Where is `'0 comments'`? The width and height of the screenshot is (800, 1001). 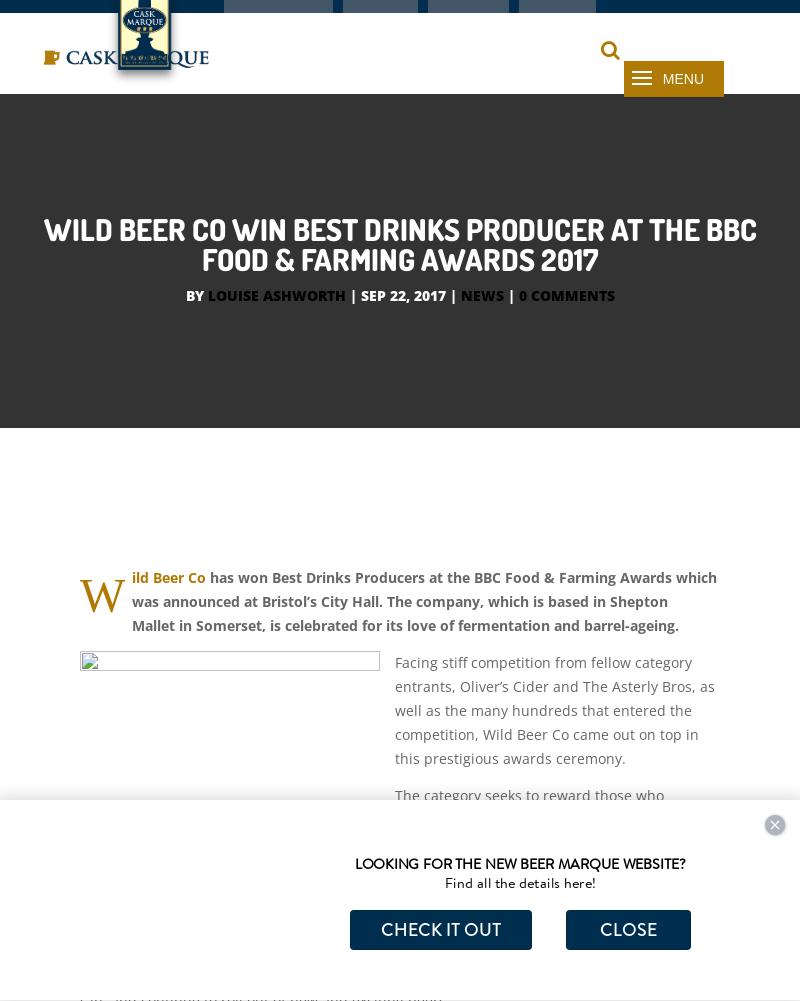
'0 comments' is located at coordinates (566, 339).